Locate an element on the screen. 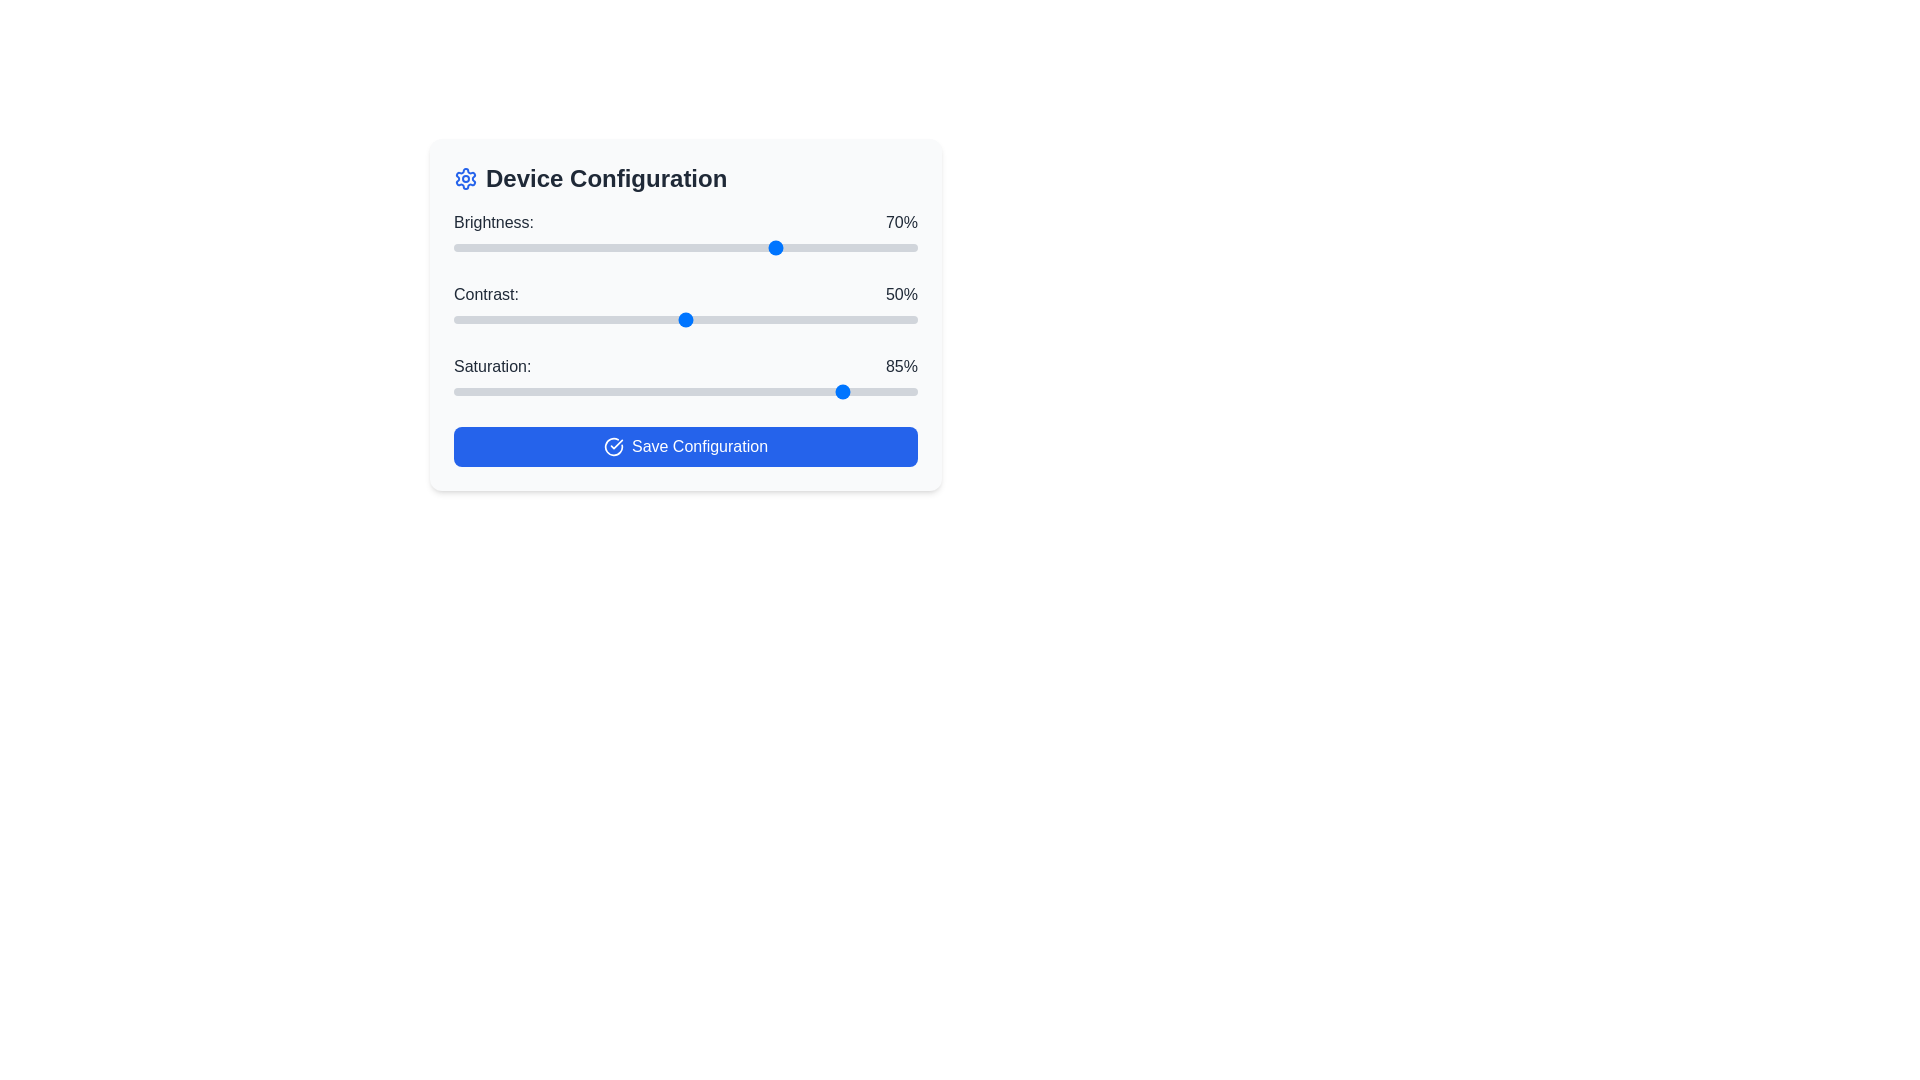  the third slider in the 'Device Configuration' card, which adjusts the saturation level and is currently set to '85%' is located at coordinates (686, 378).